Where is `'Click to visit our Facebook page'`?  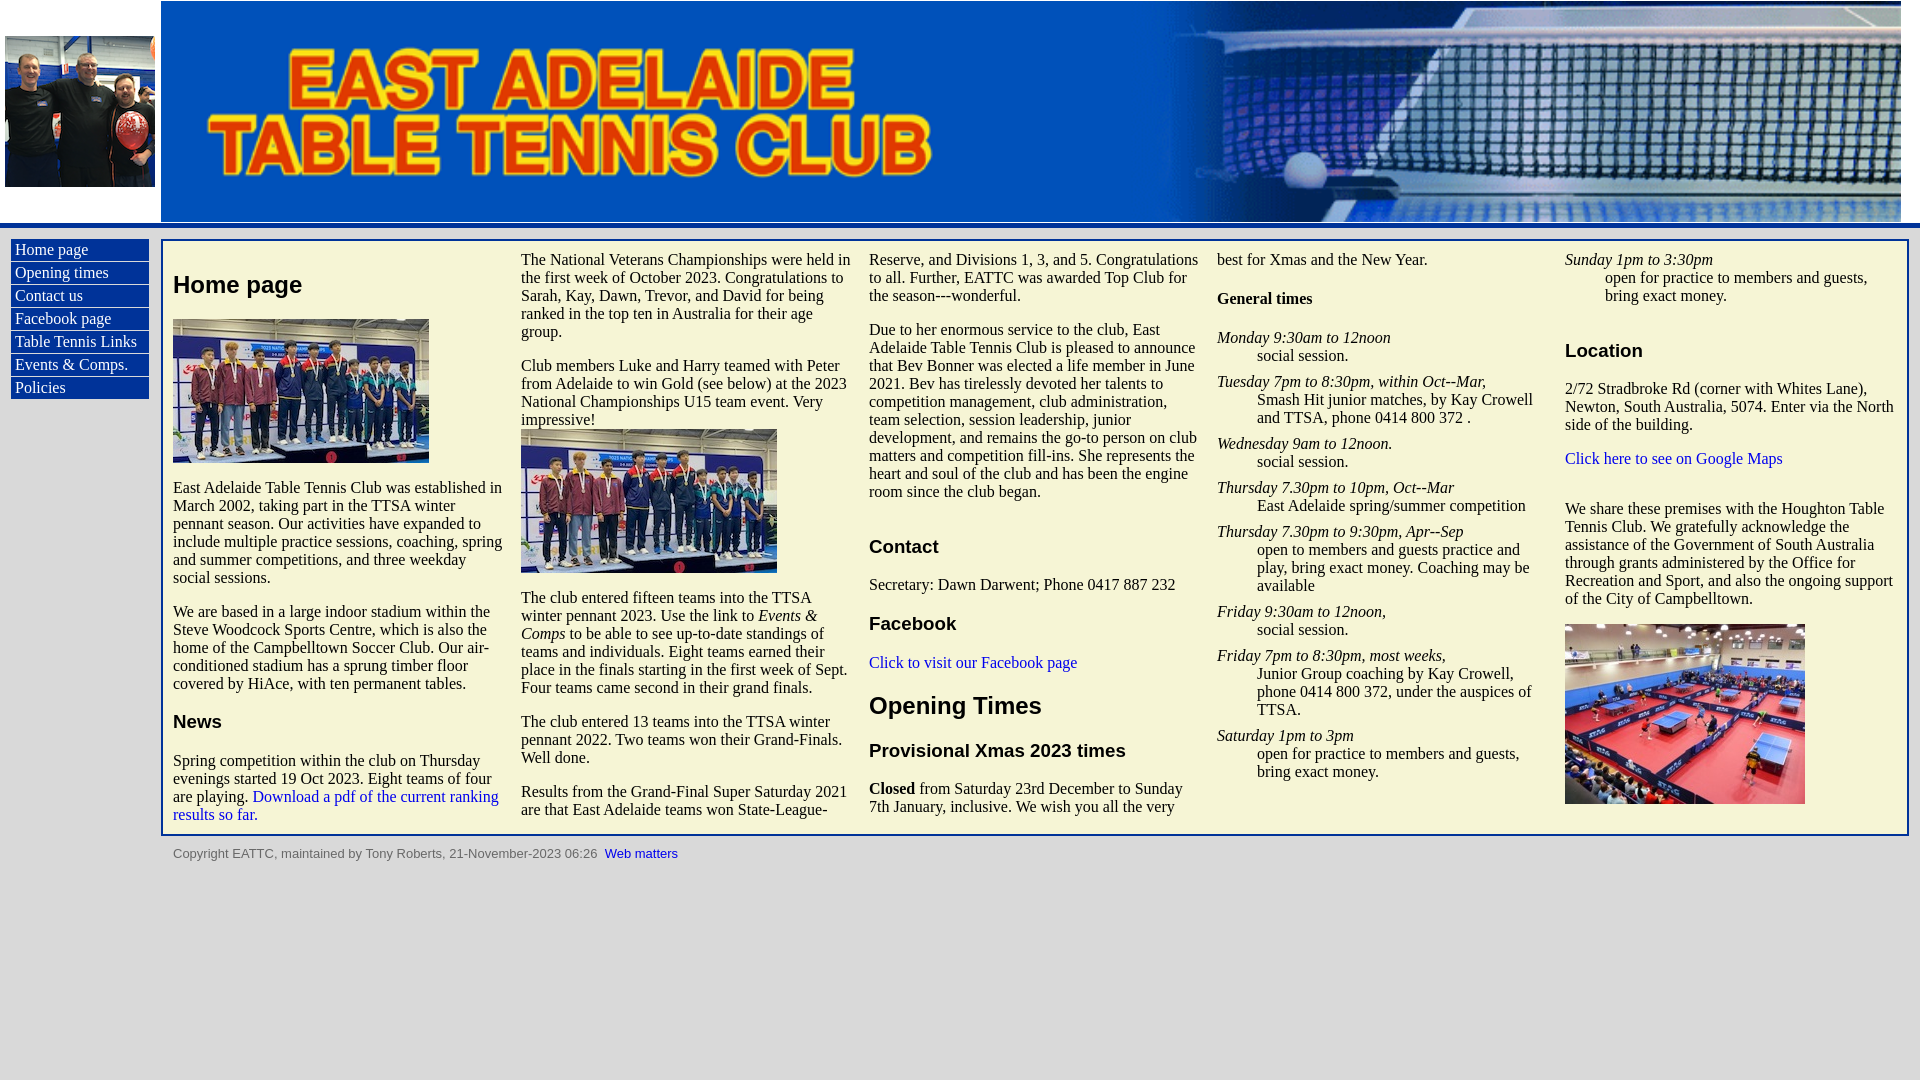
'Click to visit our Facebook page' is located at coordinates (973, 662).